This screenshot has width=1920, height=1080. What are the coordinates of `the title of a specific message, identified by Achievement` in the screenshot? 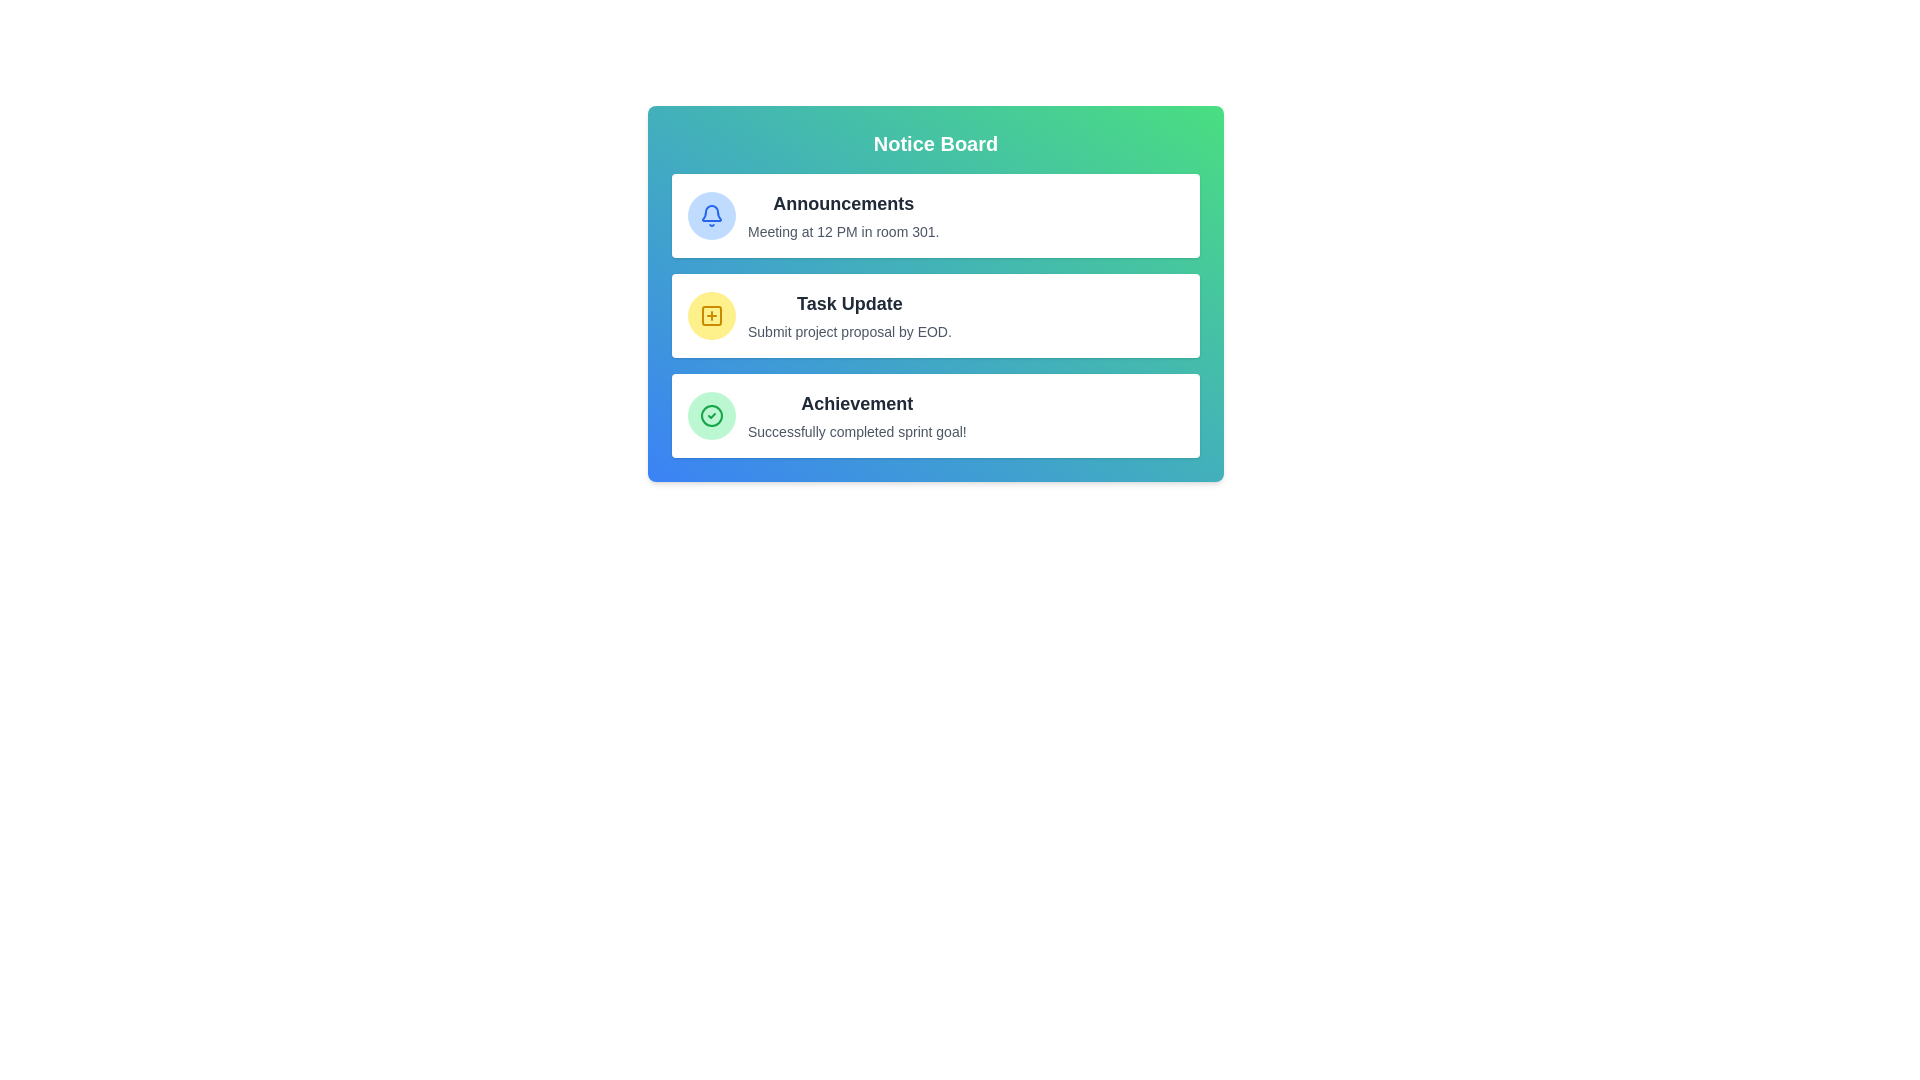 It's located at (857, 404).